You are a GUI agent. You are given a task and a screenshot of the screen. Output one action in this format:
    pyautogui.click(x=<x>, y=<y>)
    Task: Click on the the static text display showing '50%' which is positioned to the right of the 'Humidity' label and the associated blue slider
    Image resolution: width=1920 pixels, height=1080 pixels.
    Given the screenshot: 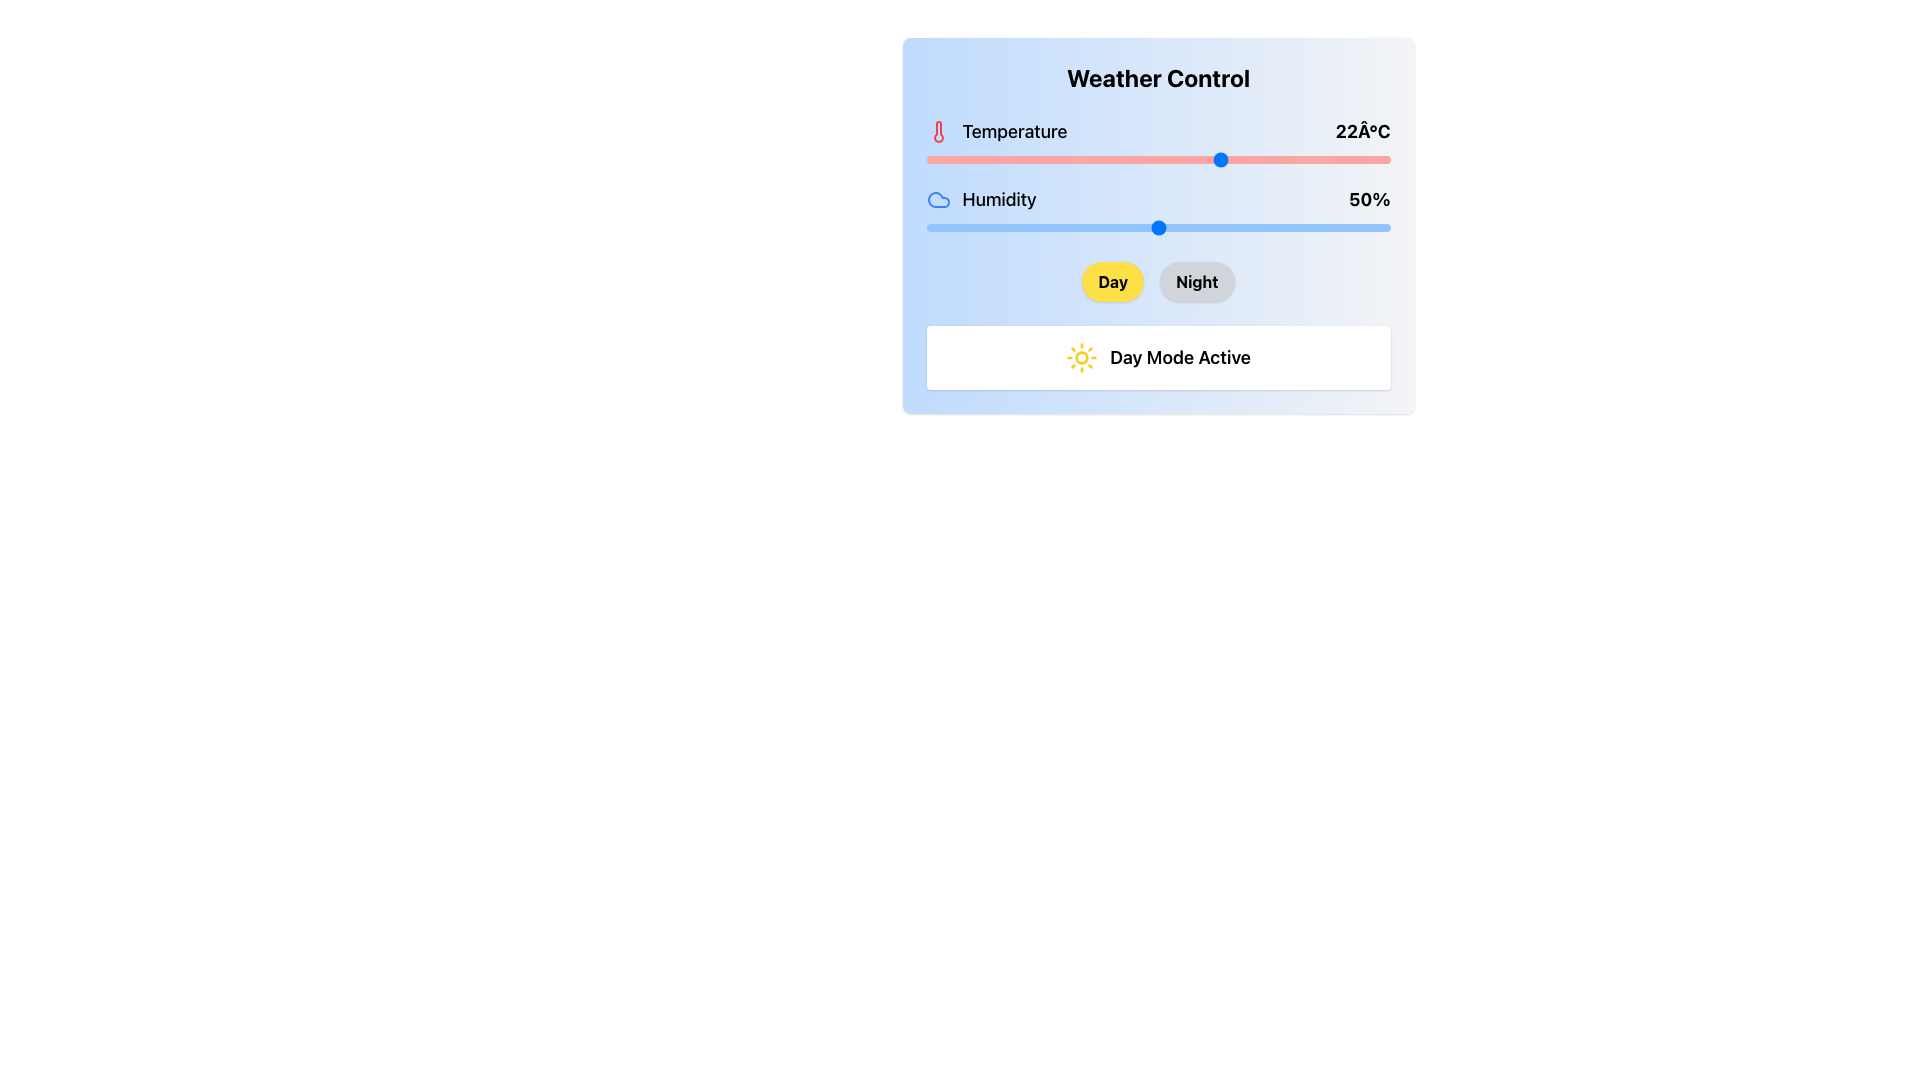 What is the action you would take?
    pyautogui.click(x=1368, y=200)
    